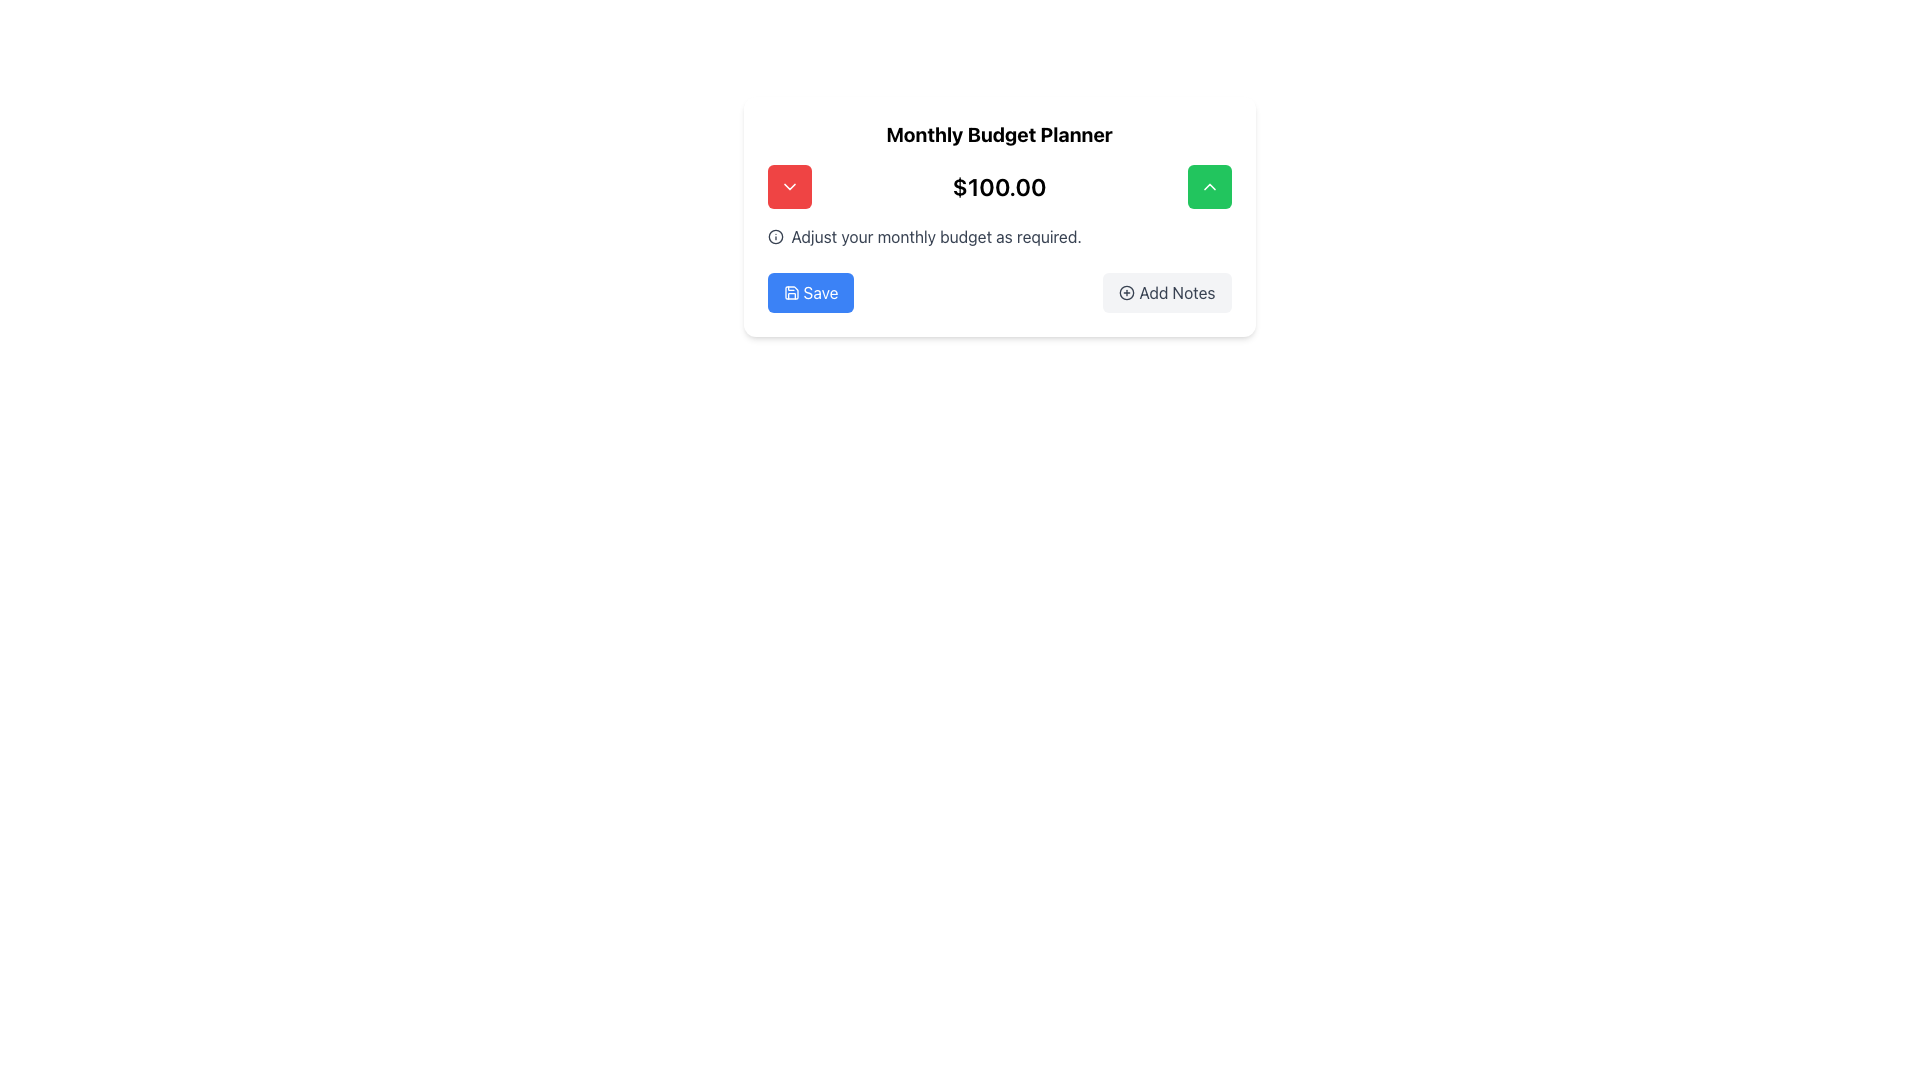  I want to click on the static text display showing the monetary value '$100.00', which is located below the title 'Monthly Budget Planner' and between the red and green buttons, so click(999, 186).